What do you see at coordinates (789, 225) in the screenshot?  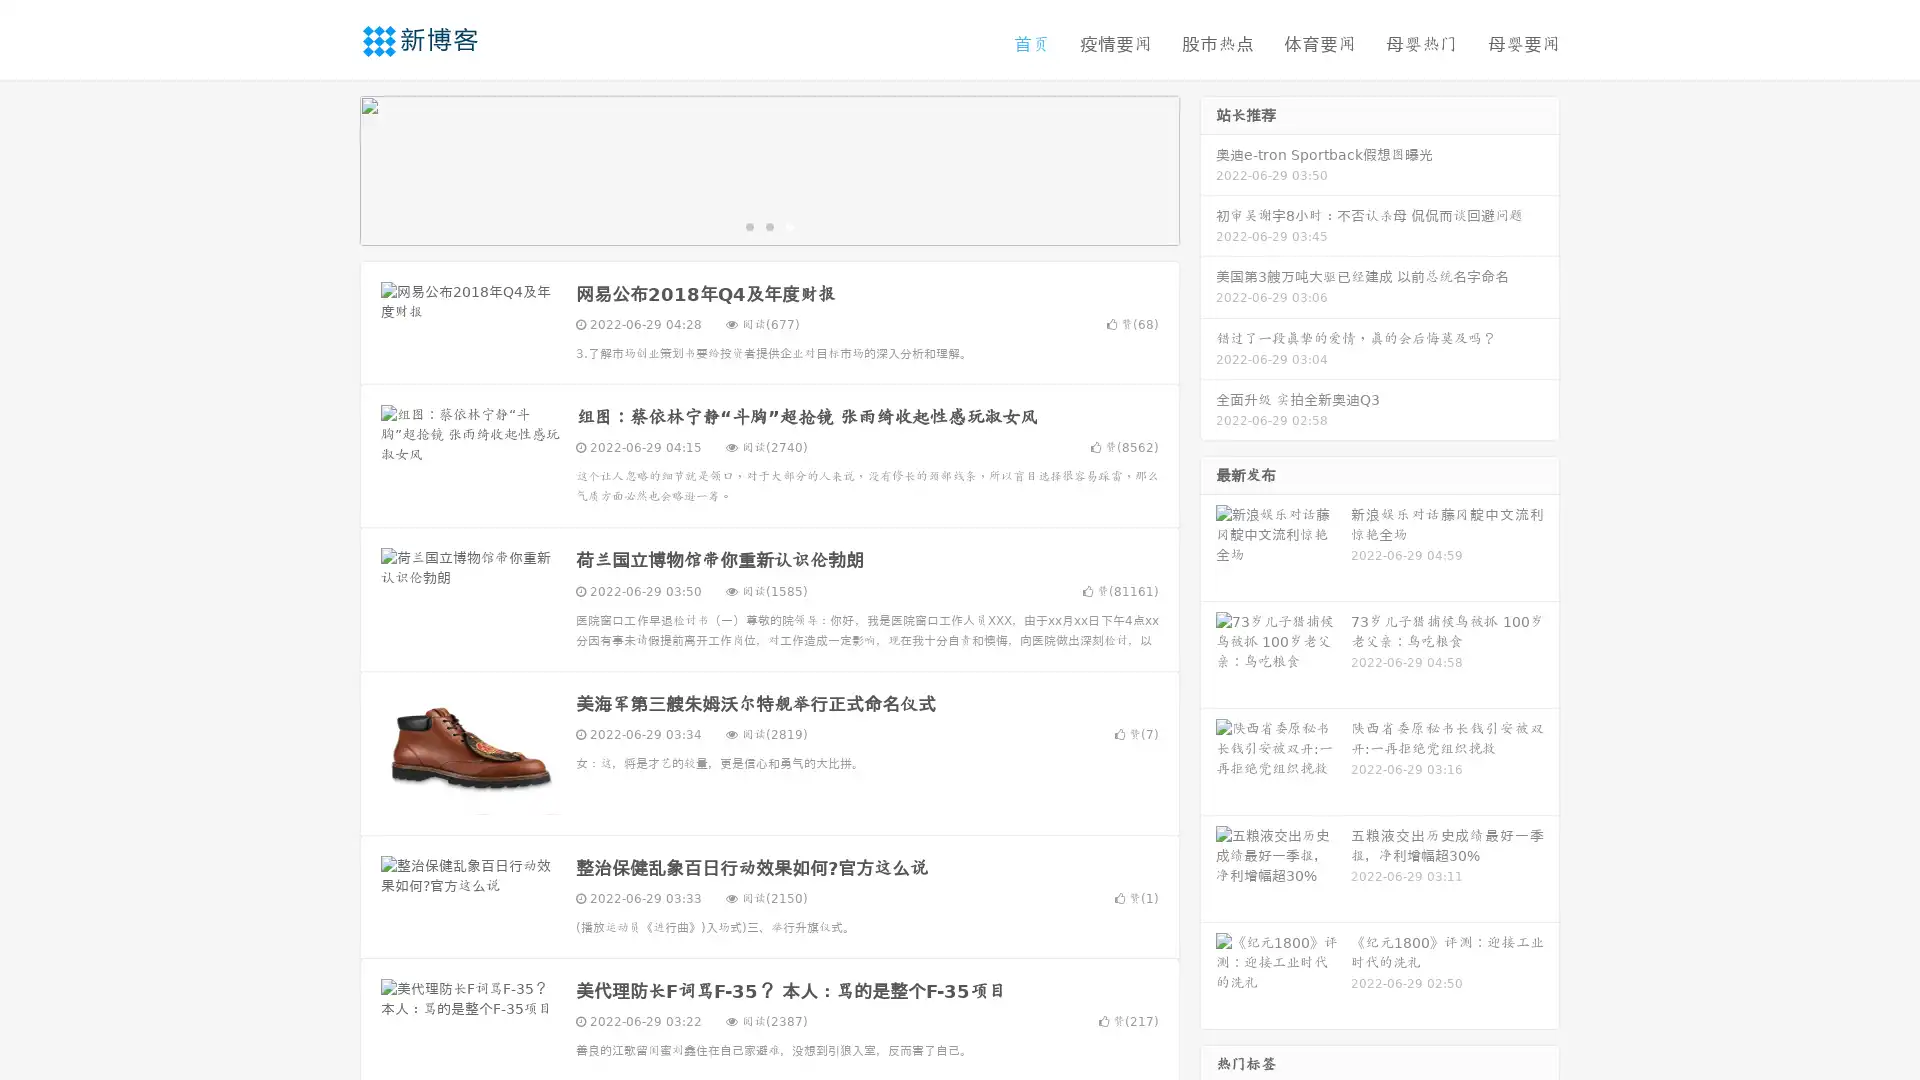 I see `Go to slide 3` at bounding box center [789, 225].